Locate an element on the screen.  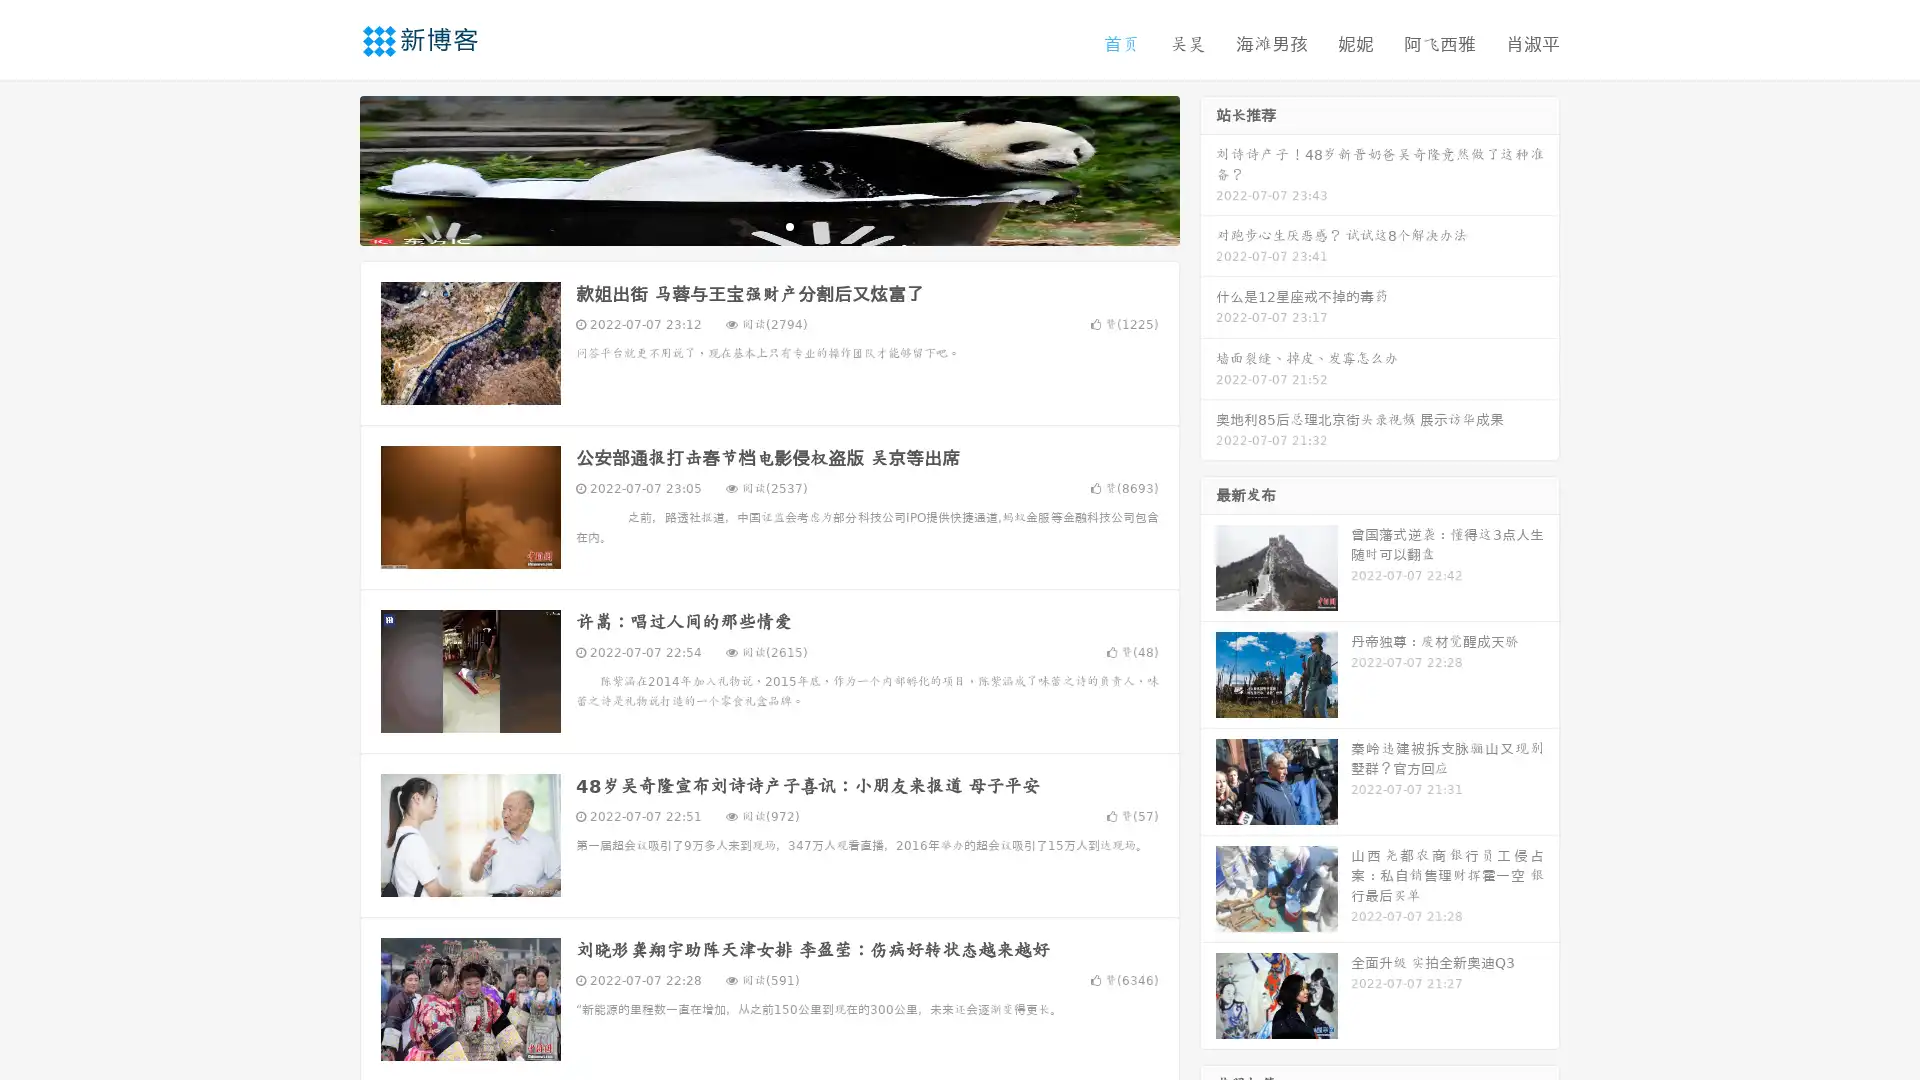
Go to slide 1 is located at coordinates (748, 225).